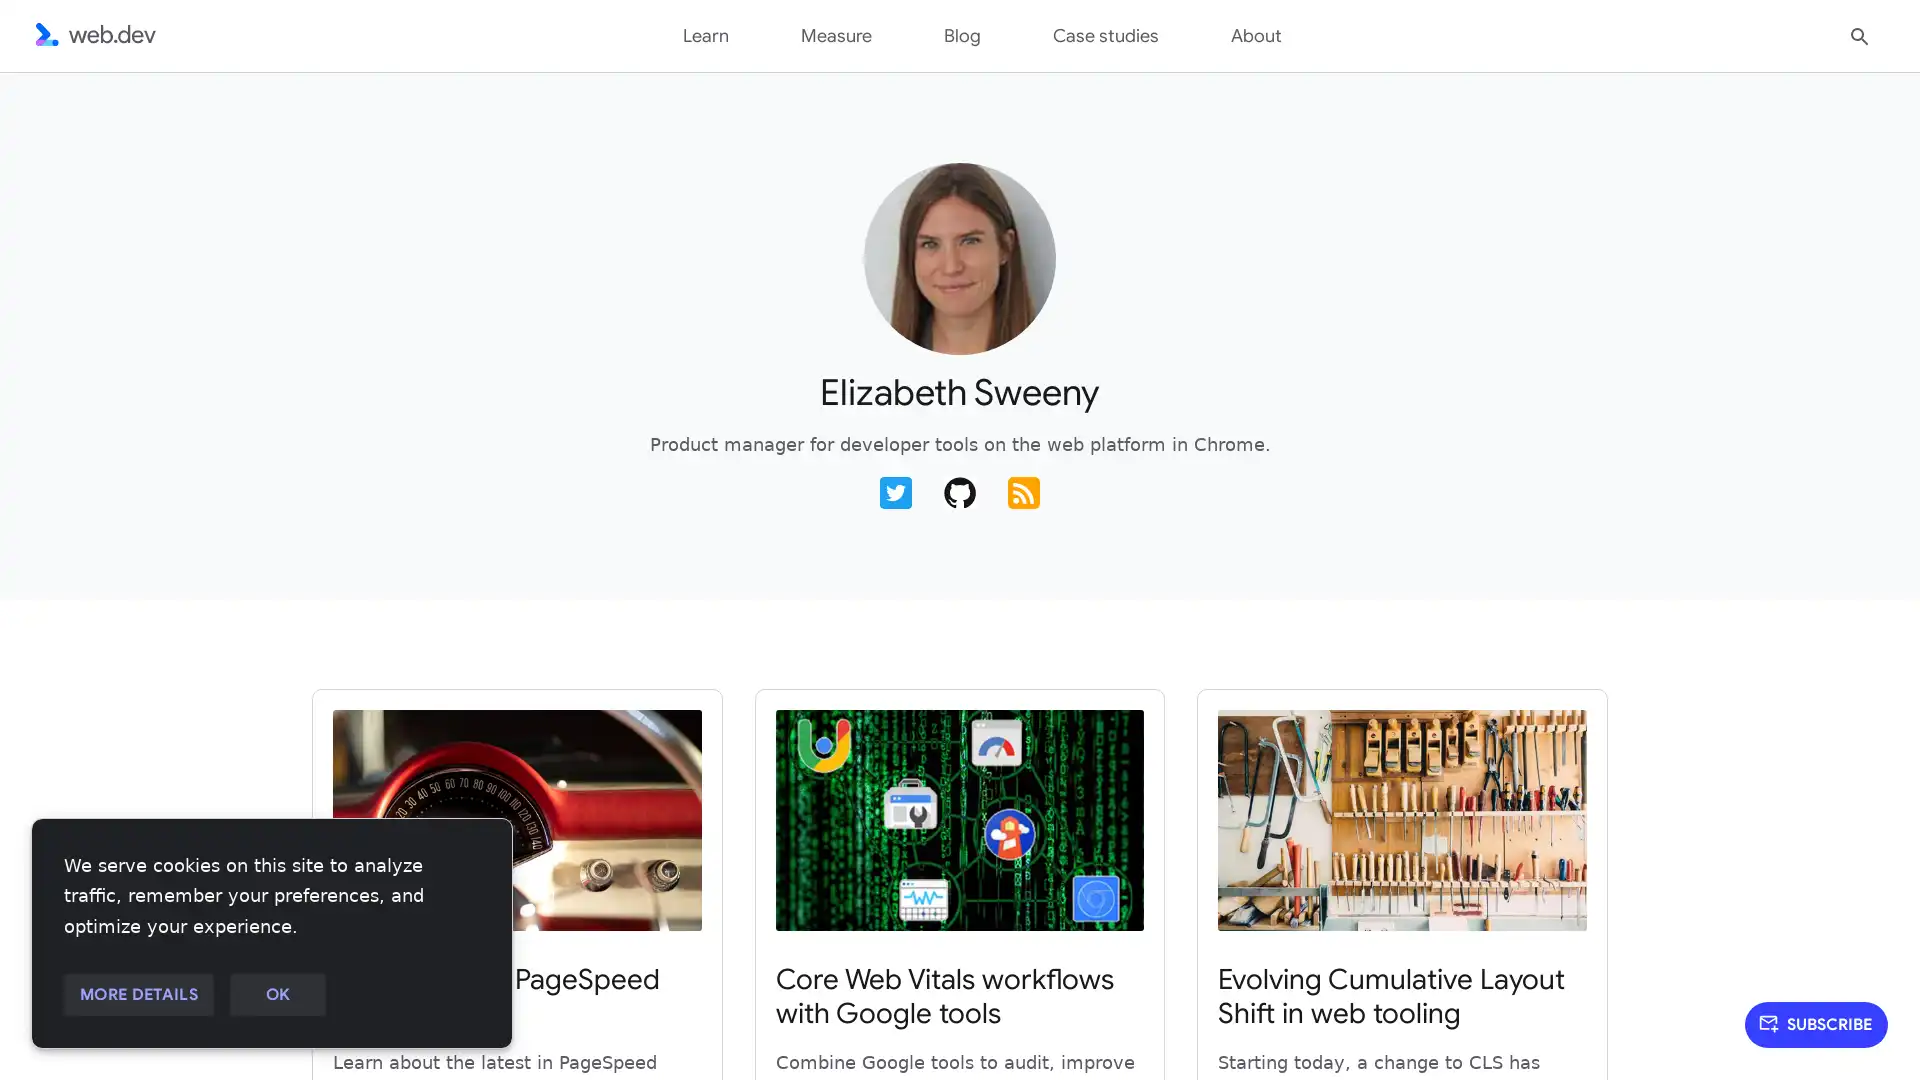  Describe the element at coordinates (1859, 34) in the screenshot. I see `Open search` at that location.